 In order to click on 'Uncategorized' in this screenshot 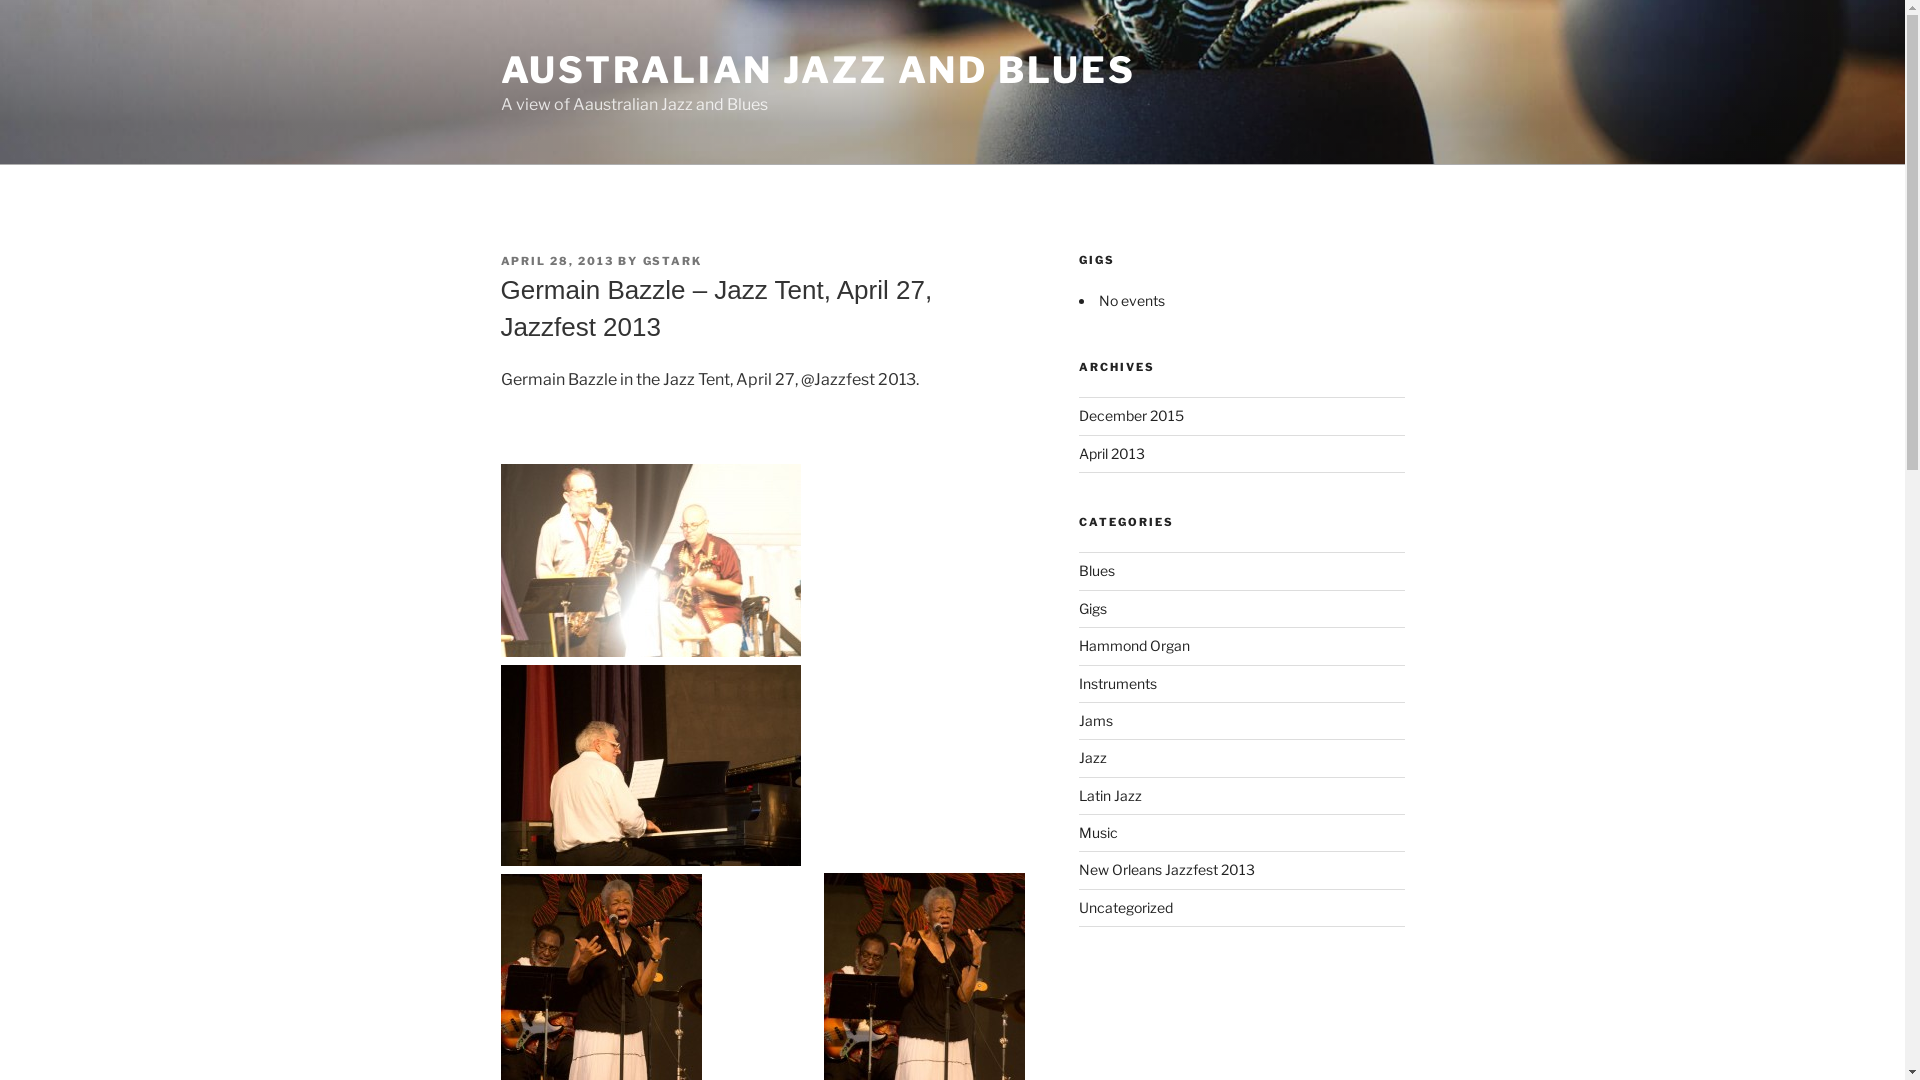, I will do `click(1126, 907)`.